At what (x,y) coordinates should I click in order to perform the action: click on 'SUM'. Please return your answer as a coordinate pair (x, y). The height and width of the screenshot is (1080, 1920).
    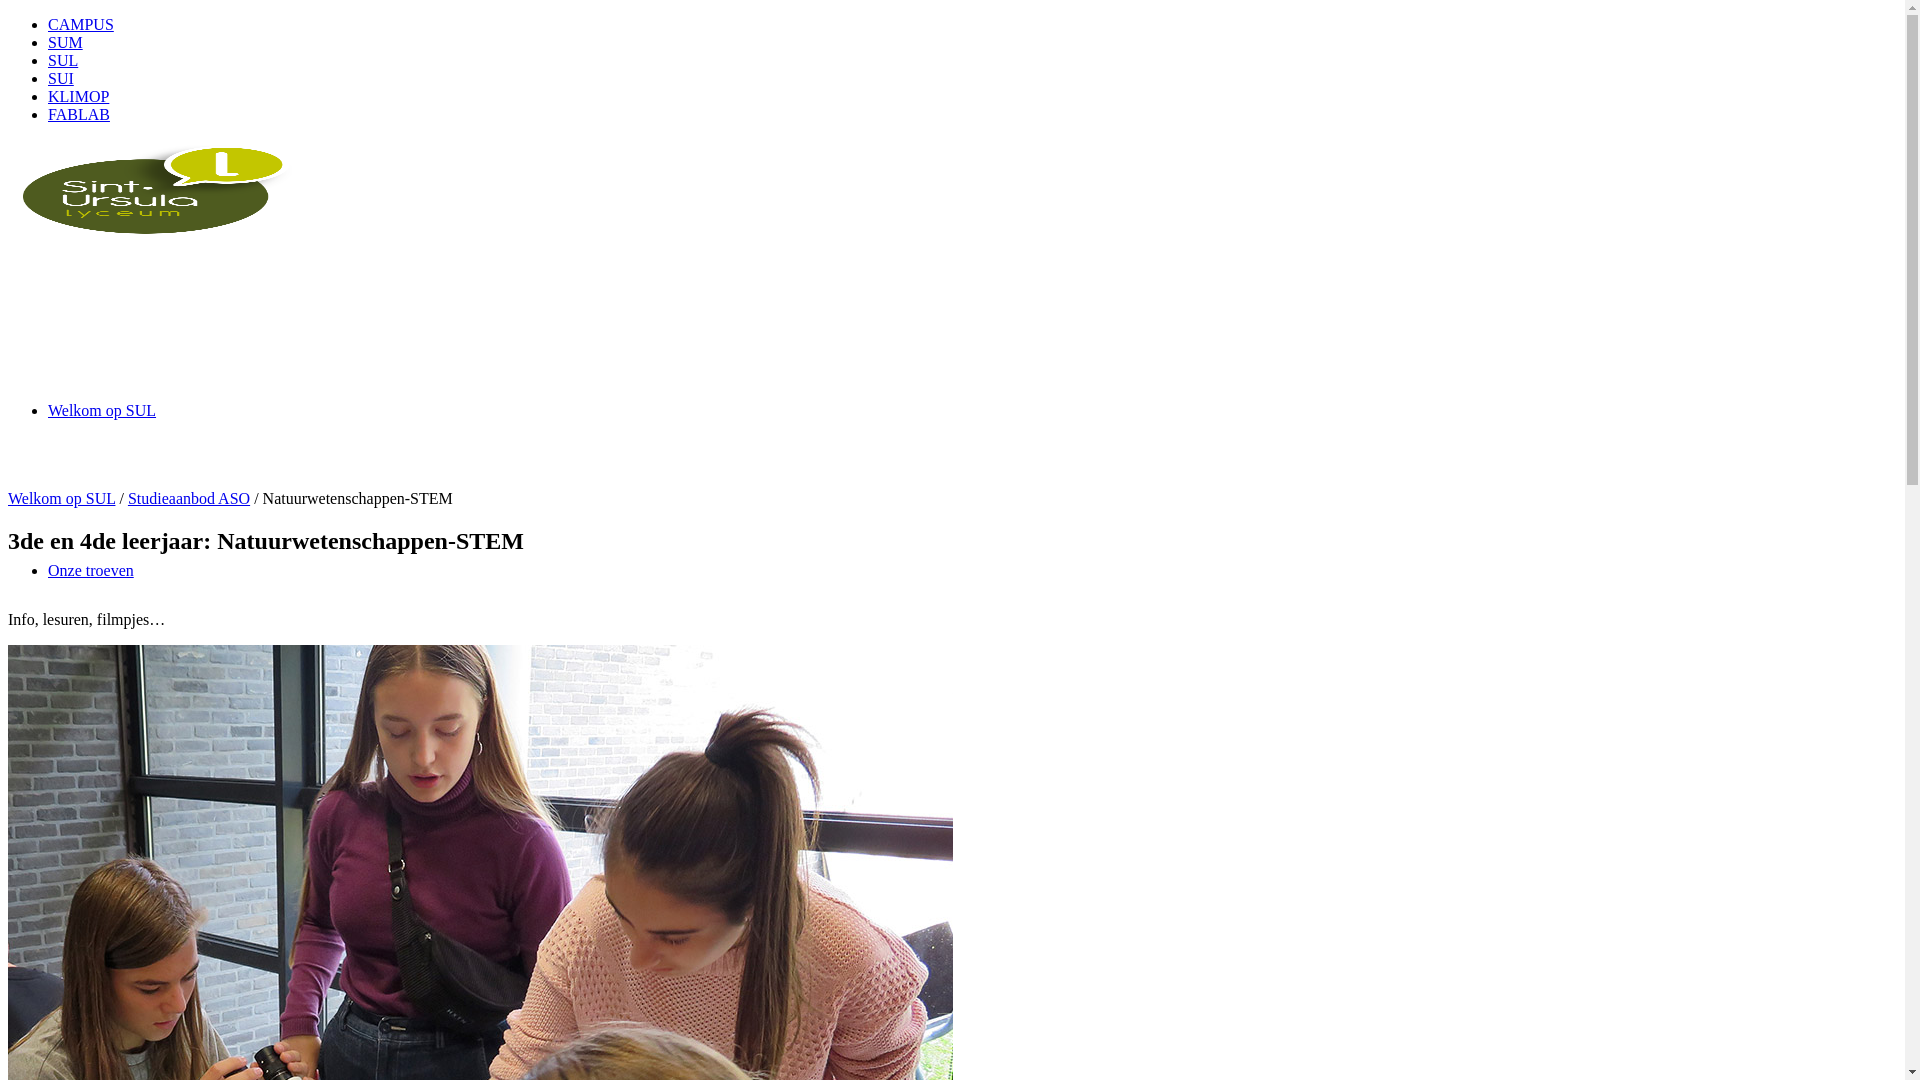
    Looking at the image, I should click on (48, 42).